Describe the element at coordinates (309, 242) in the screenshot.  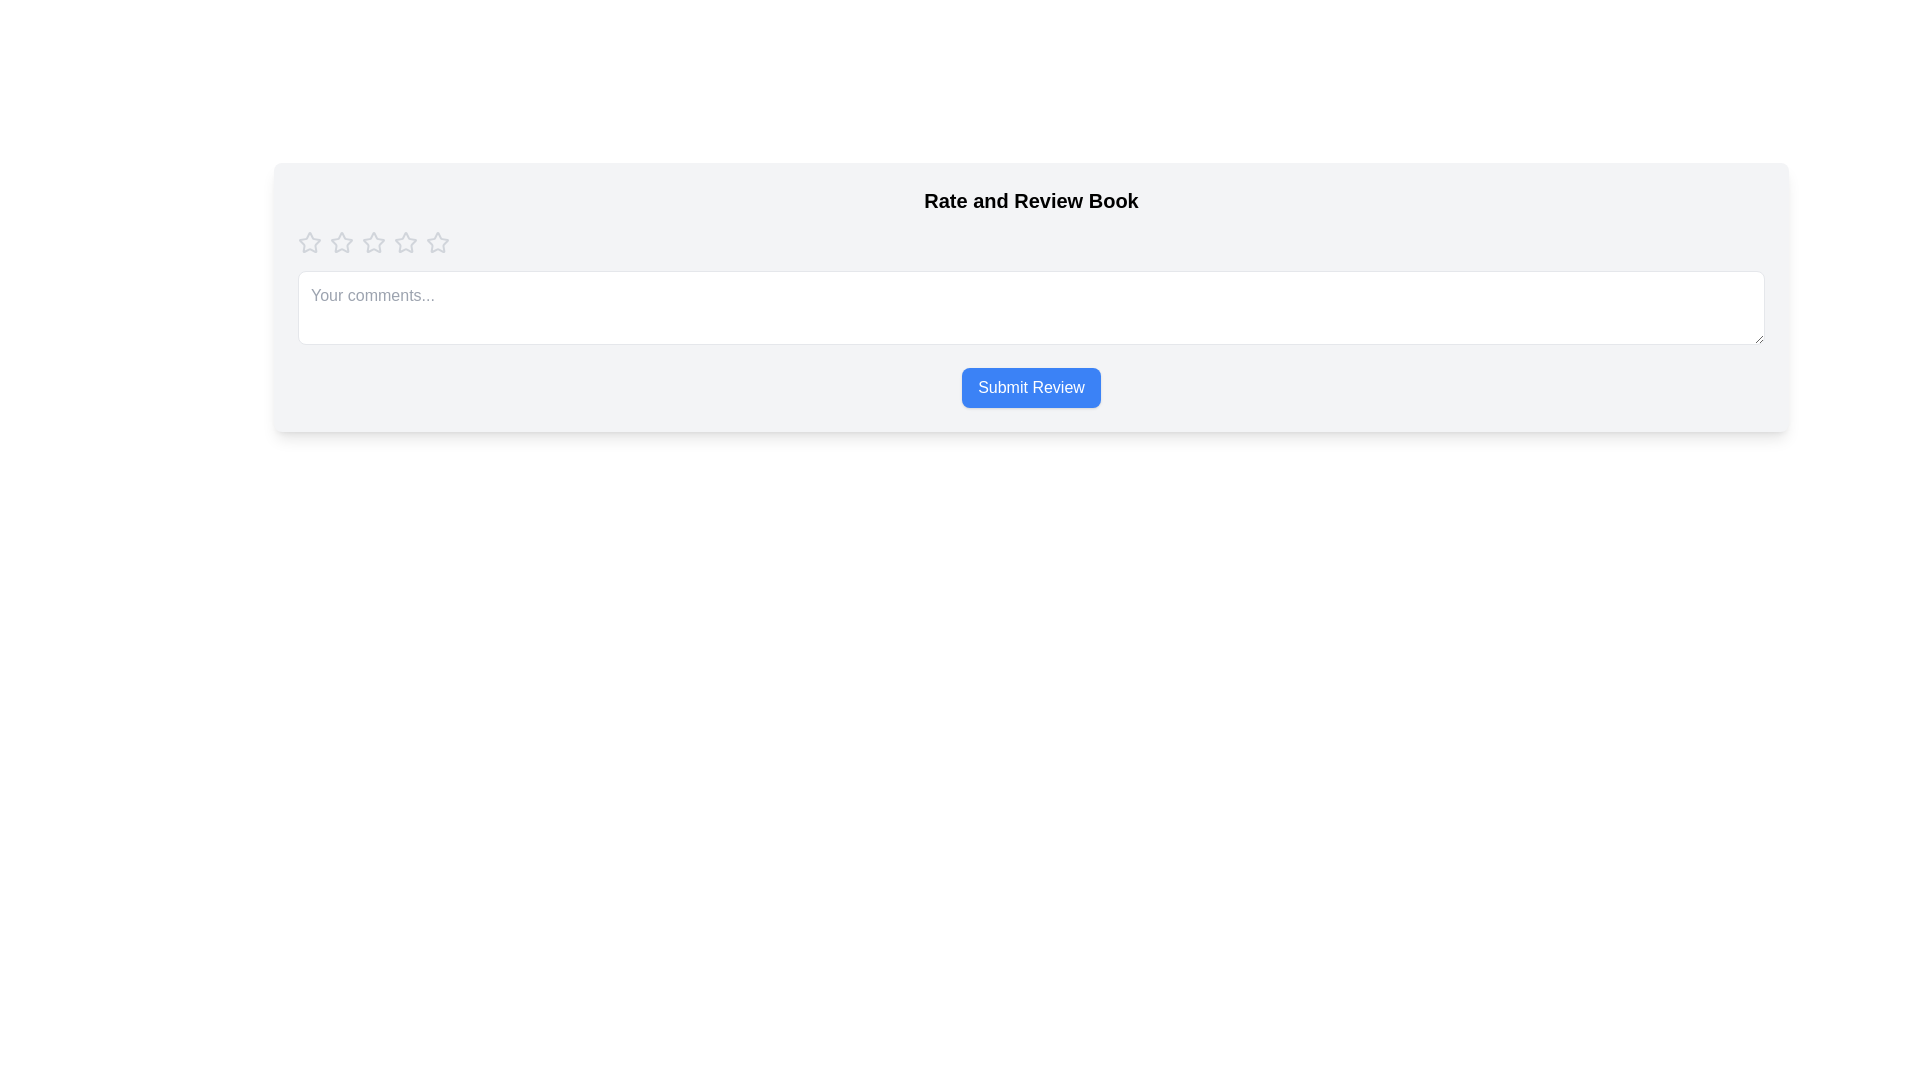
I see `the star corresponding to the rating level 1` at that location.